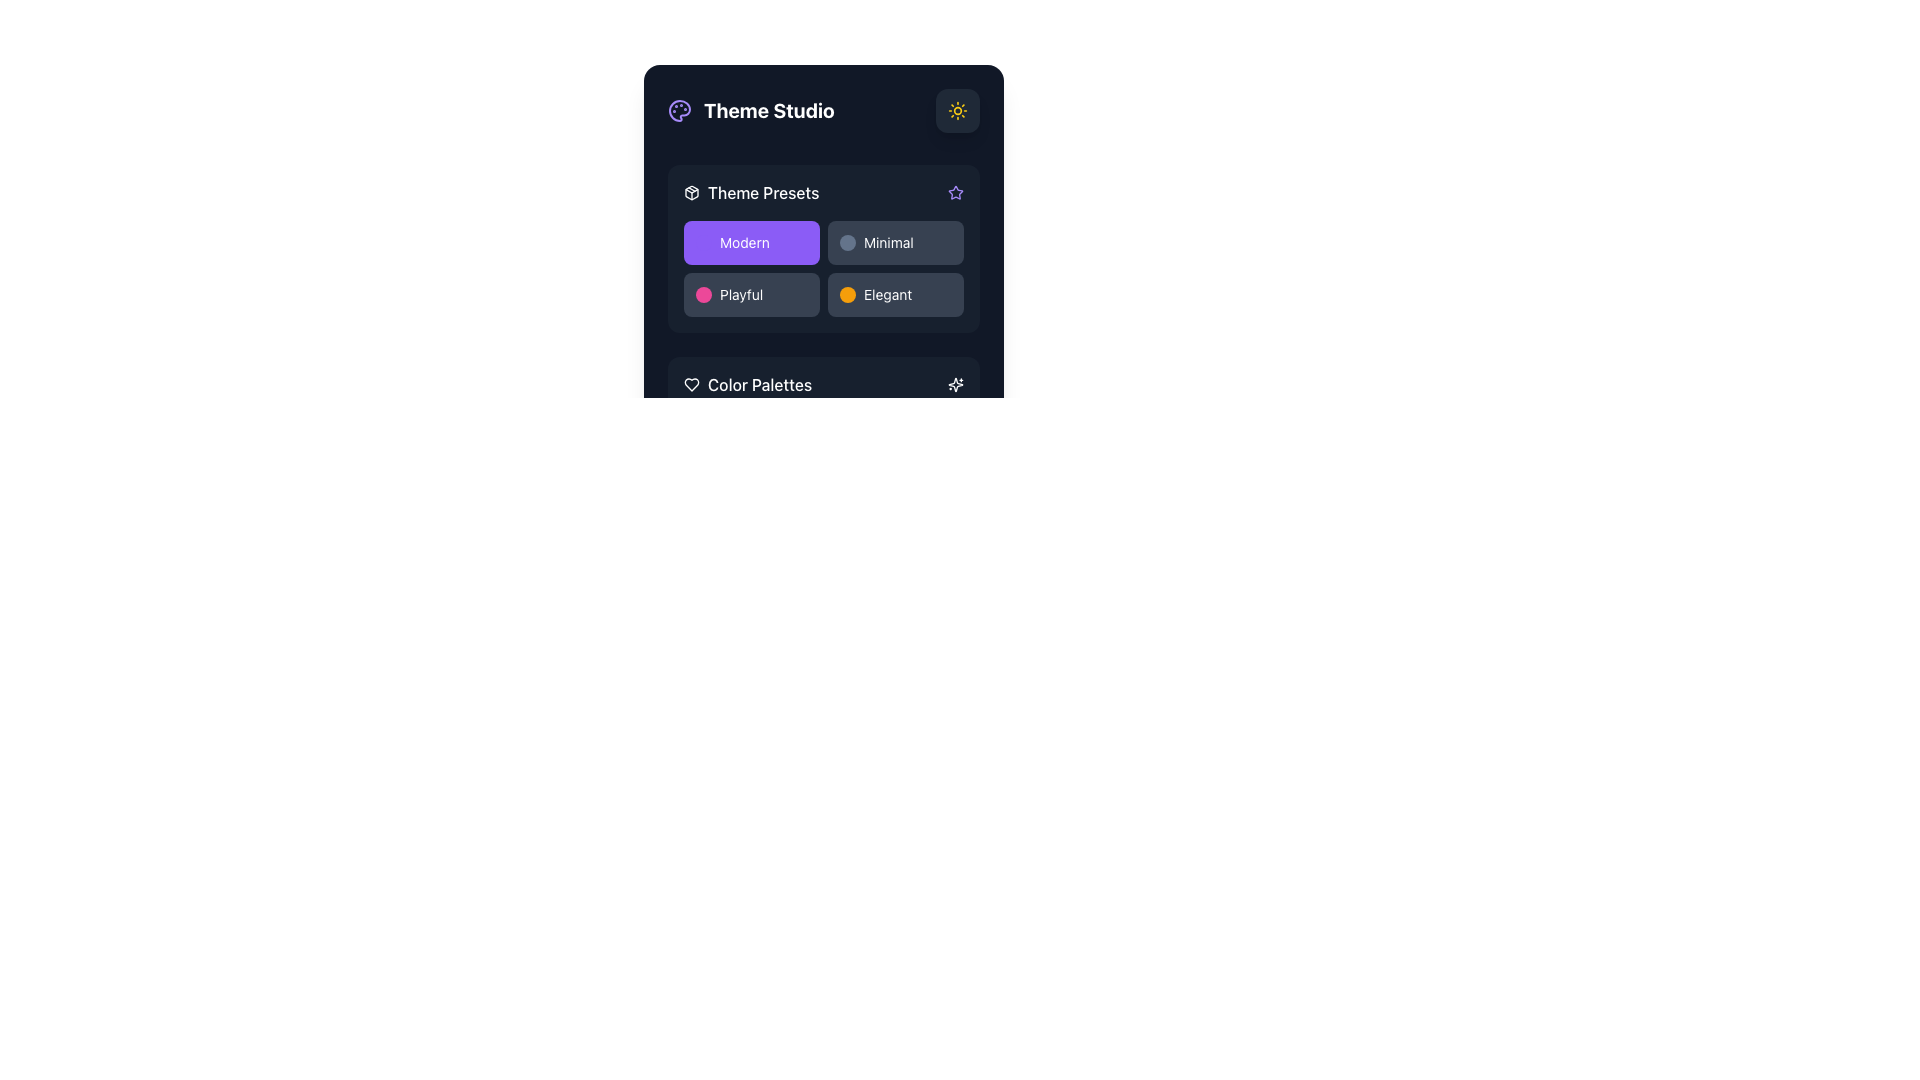  Describe the element at coordinates (750, 192) in the screenshot. I see `the content of the Text label with an icon located at the top-left of the 'Theme Studio' panel, which indicates the purpose of the panel related to theme presets` at that location.